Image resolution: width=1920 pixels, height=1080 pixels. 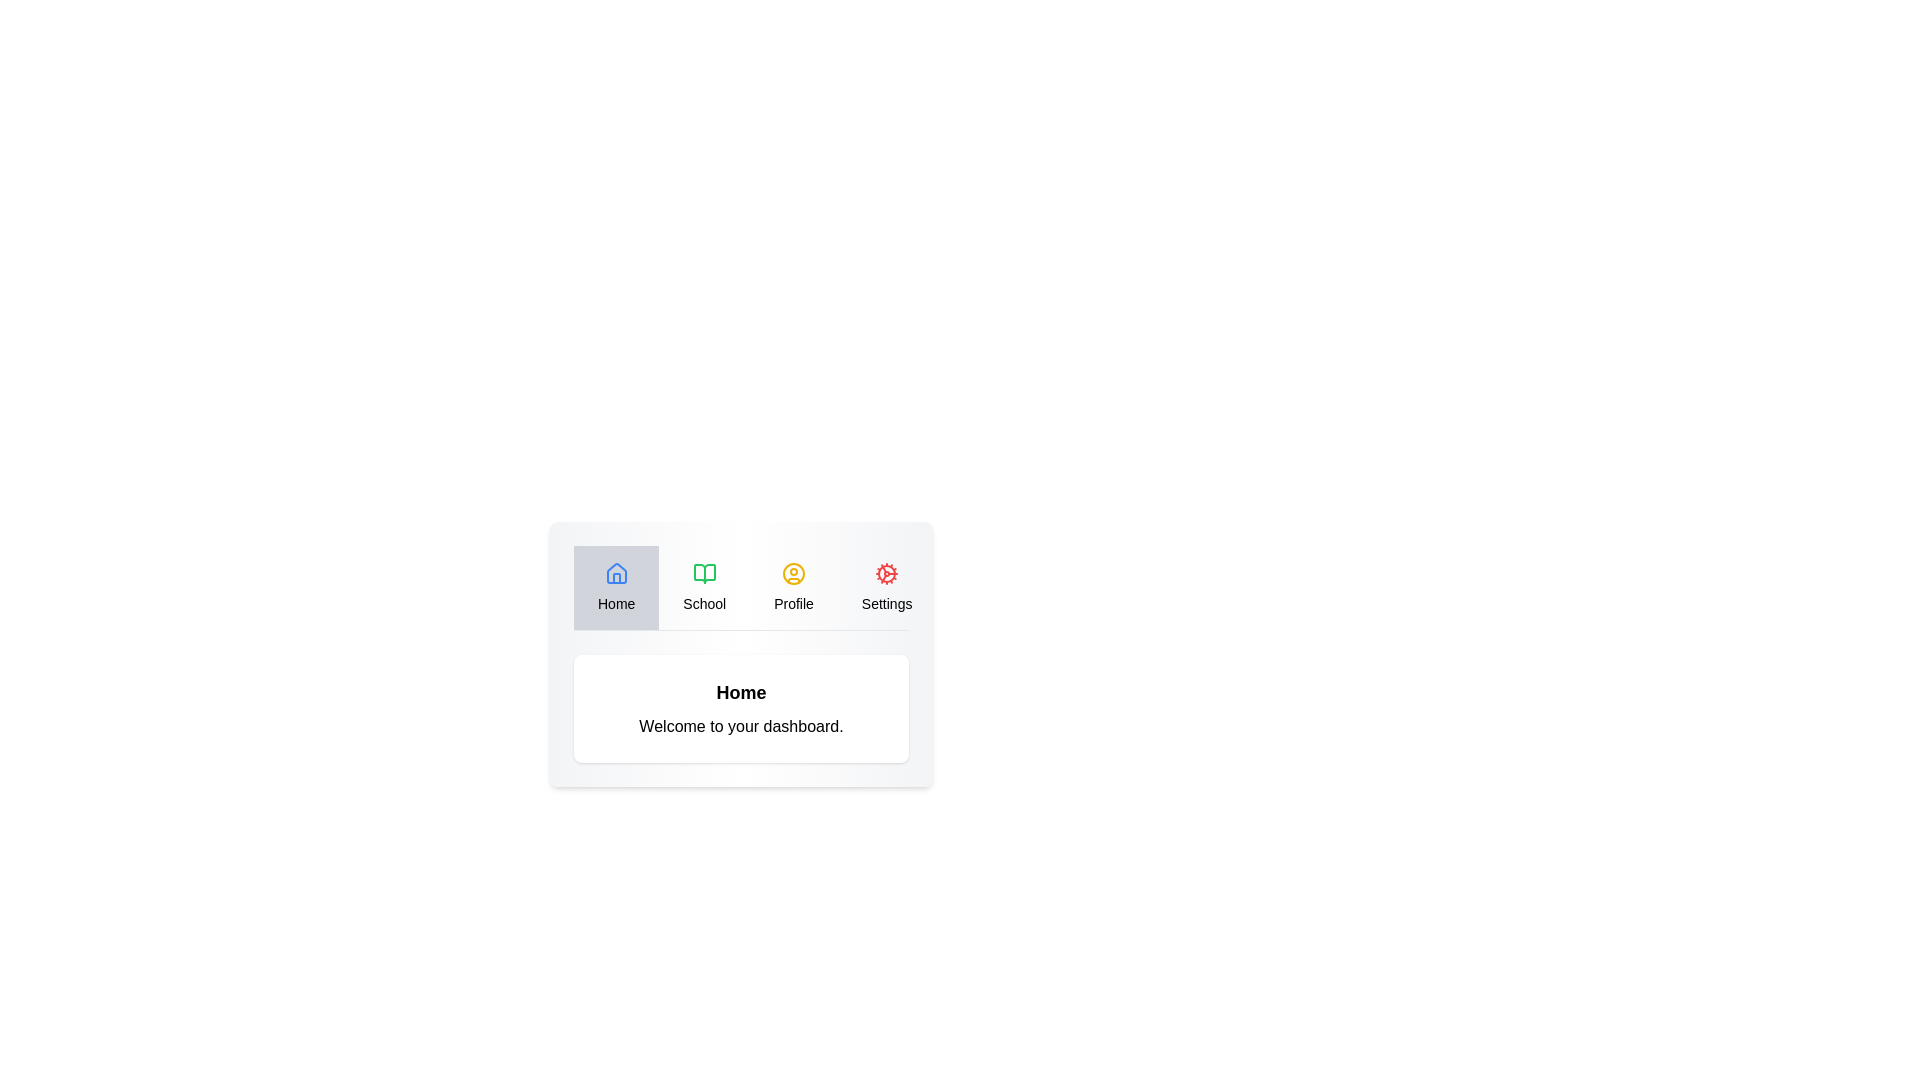 I want to click on the School tab to navigate to it, so click(x=704, y=586).